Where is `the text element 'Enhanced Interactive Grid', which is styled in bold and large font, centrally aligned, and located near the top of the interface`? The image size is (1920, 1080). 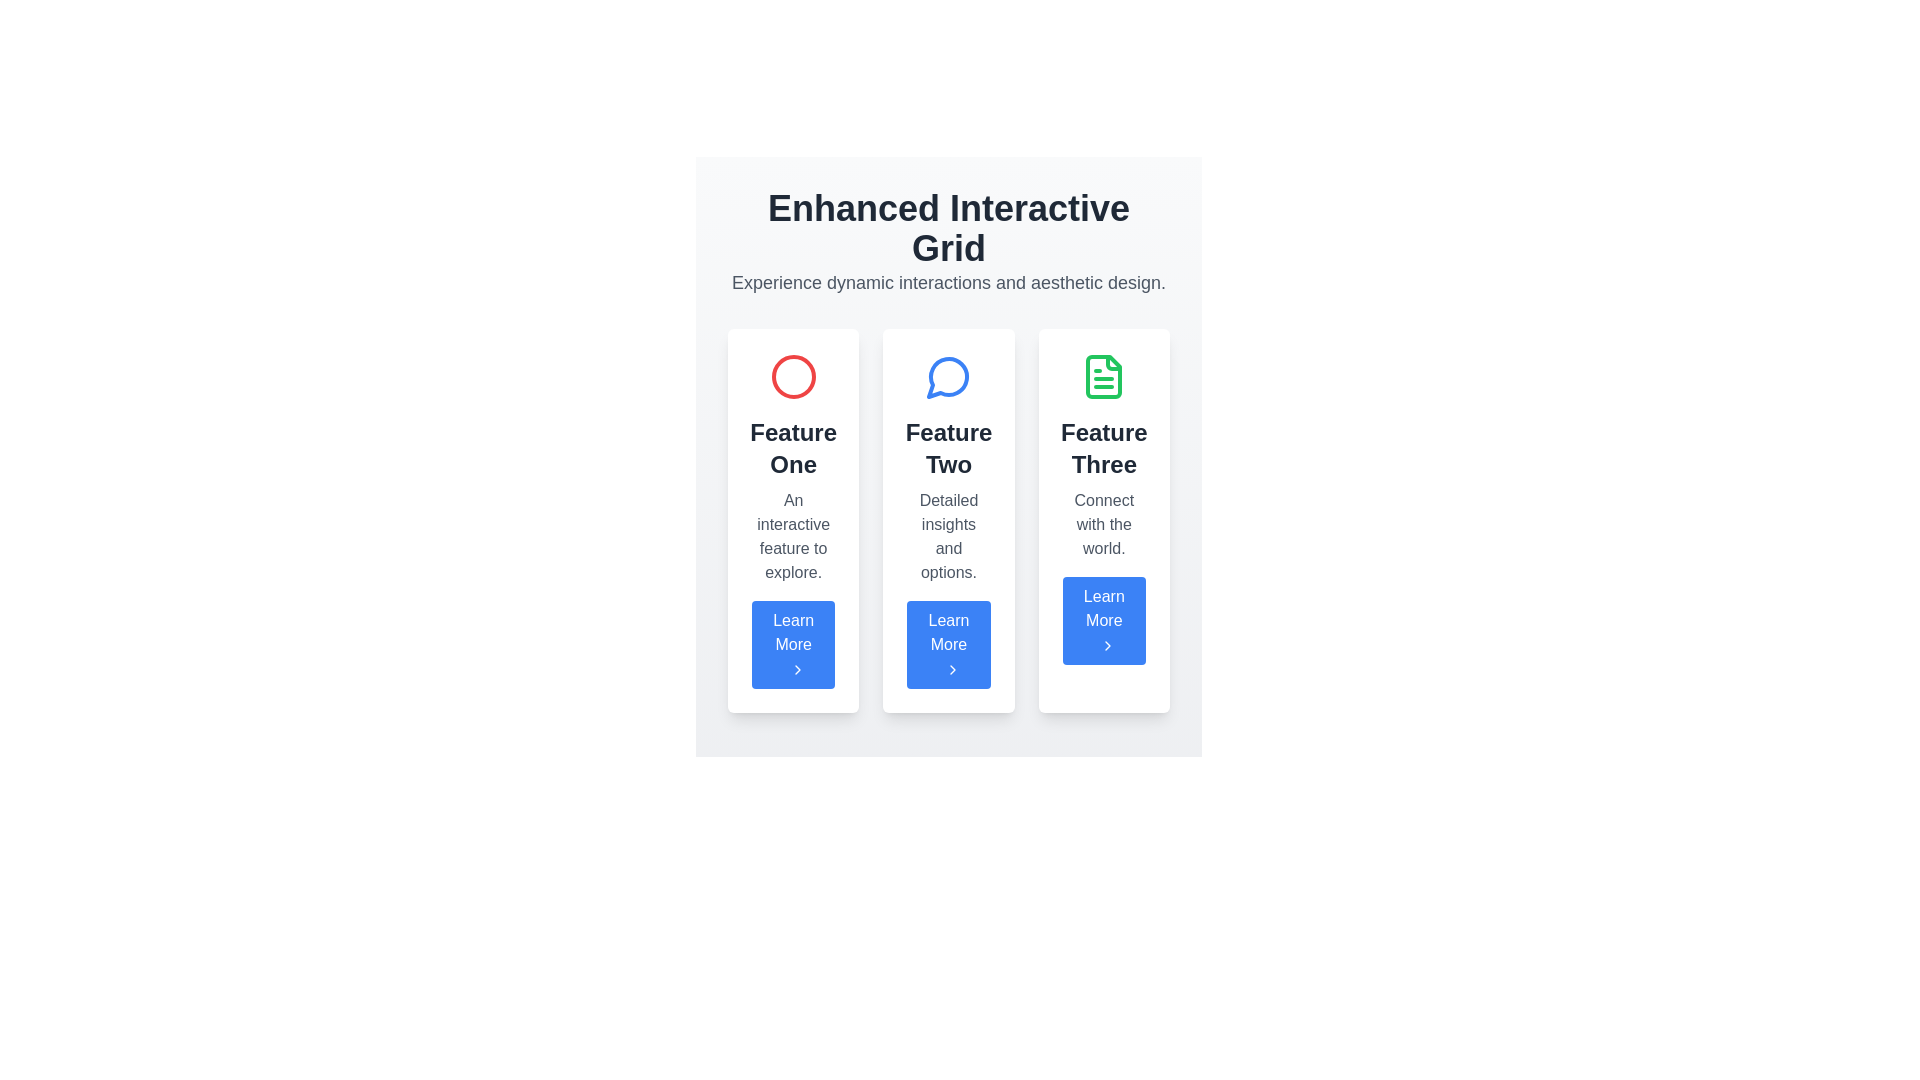
the text element 'Enhanced Interactive Grid', which is styled in bold and large font, centrally aligned, and located near the top of the interface is located at coordinates (948, 227).